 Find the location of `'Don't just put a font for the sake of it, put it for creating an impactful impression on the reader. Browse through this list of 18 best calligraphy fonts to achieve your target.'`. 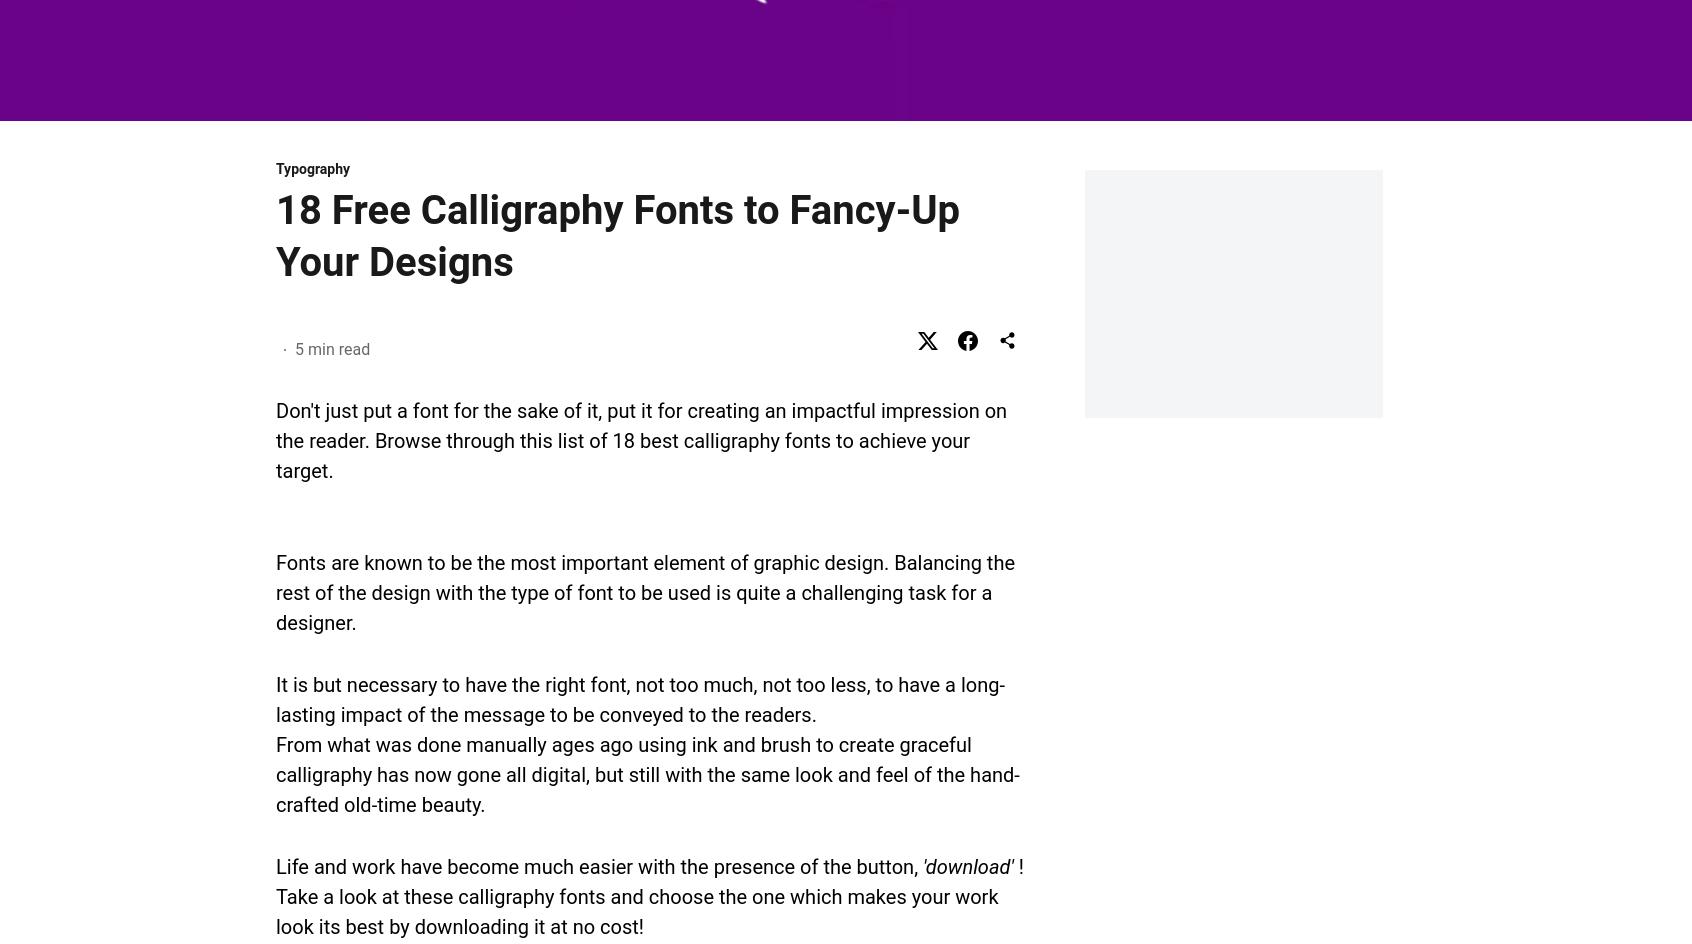

'Don't just put a font for the sake of it, put it for creating an impactful impression on the reader. Browse through this list of 18 best calligraphy fonts to achieve your target.' is located at coordinates (641, 438).